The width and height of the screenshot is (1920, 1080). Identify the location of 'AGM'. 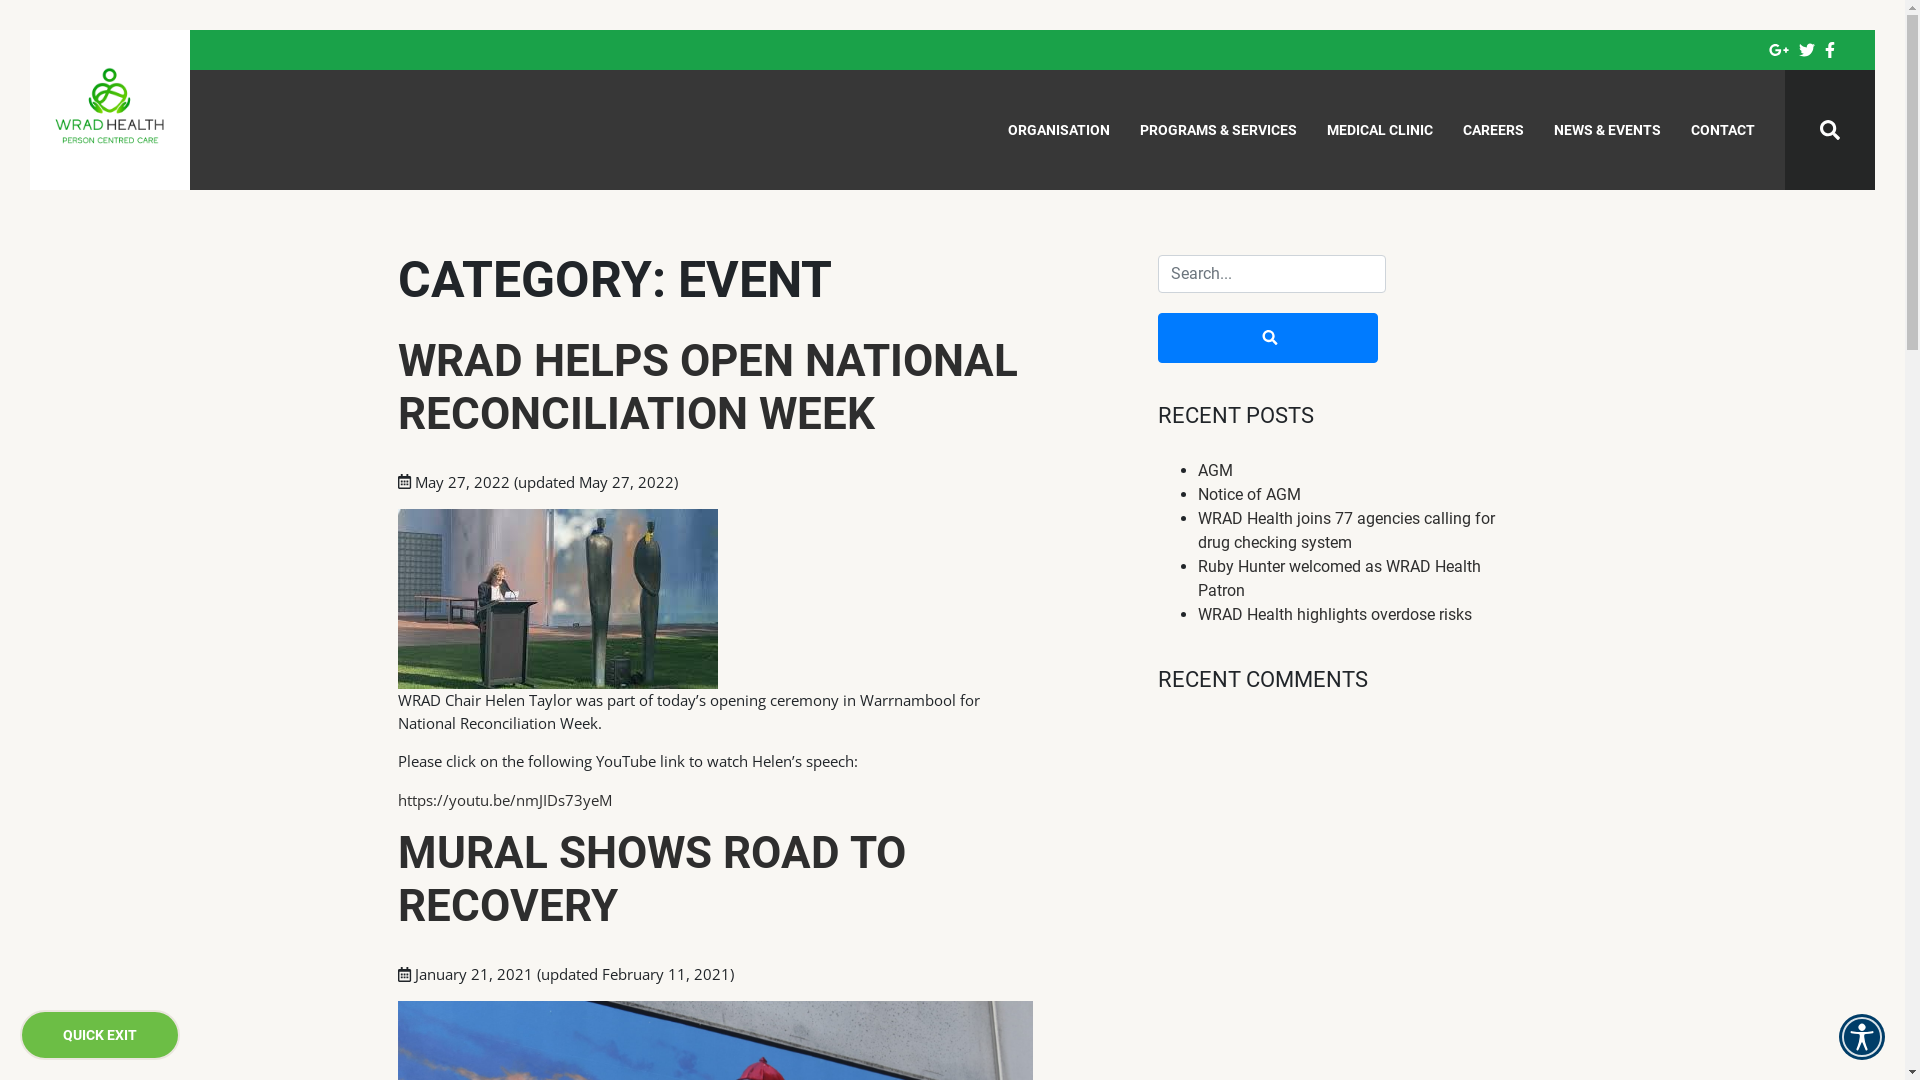
(1214, 470).